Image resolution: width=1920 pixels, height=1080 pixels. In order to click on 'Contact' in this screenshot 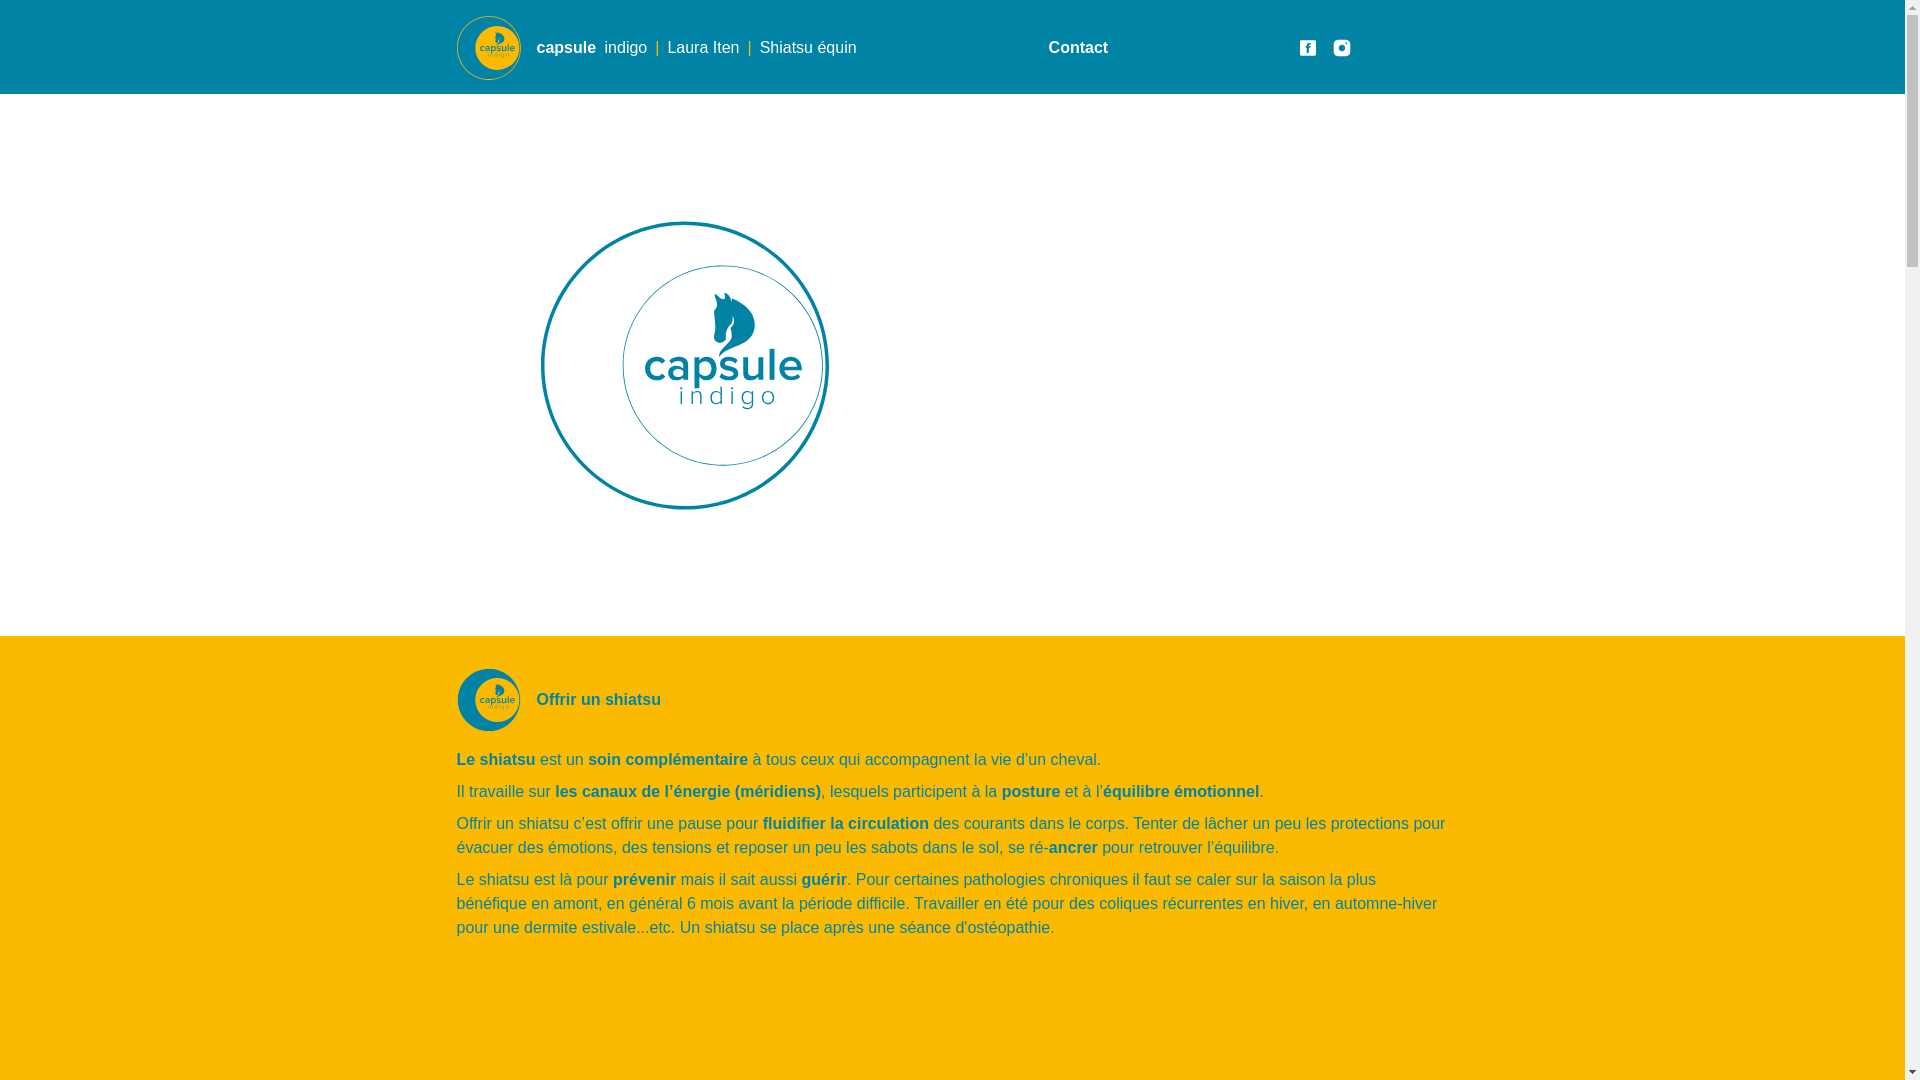, I will do `click(1078, 46)`.